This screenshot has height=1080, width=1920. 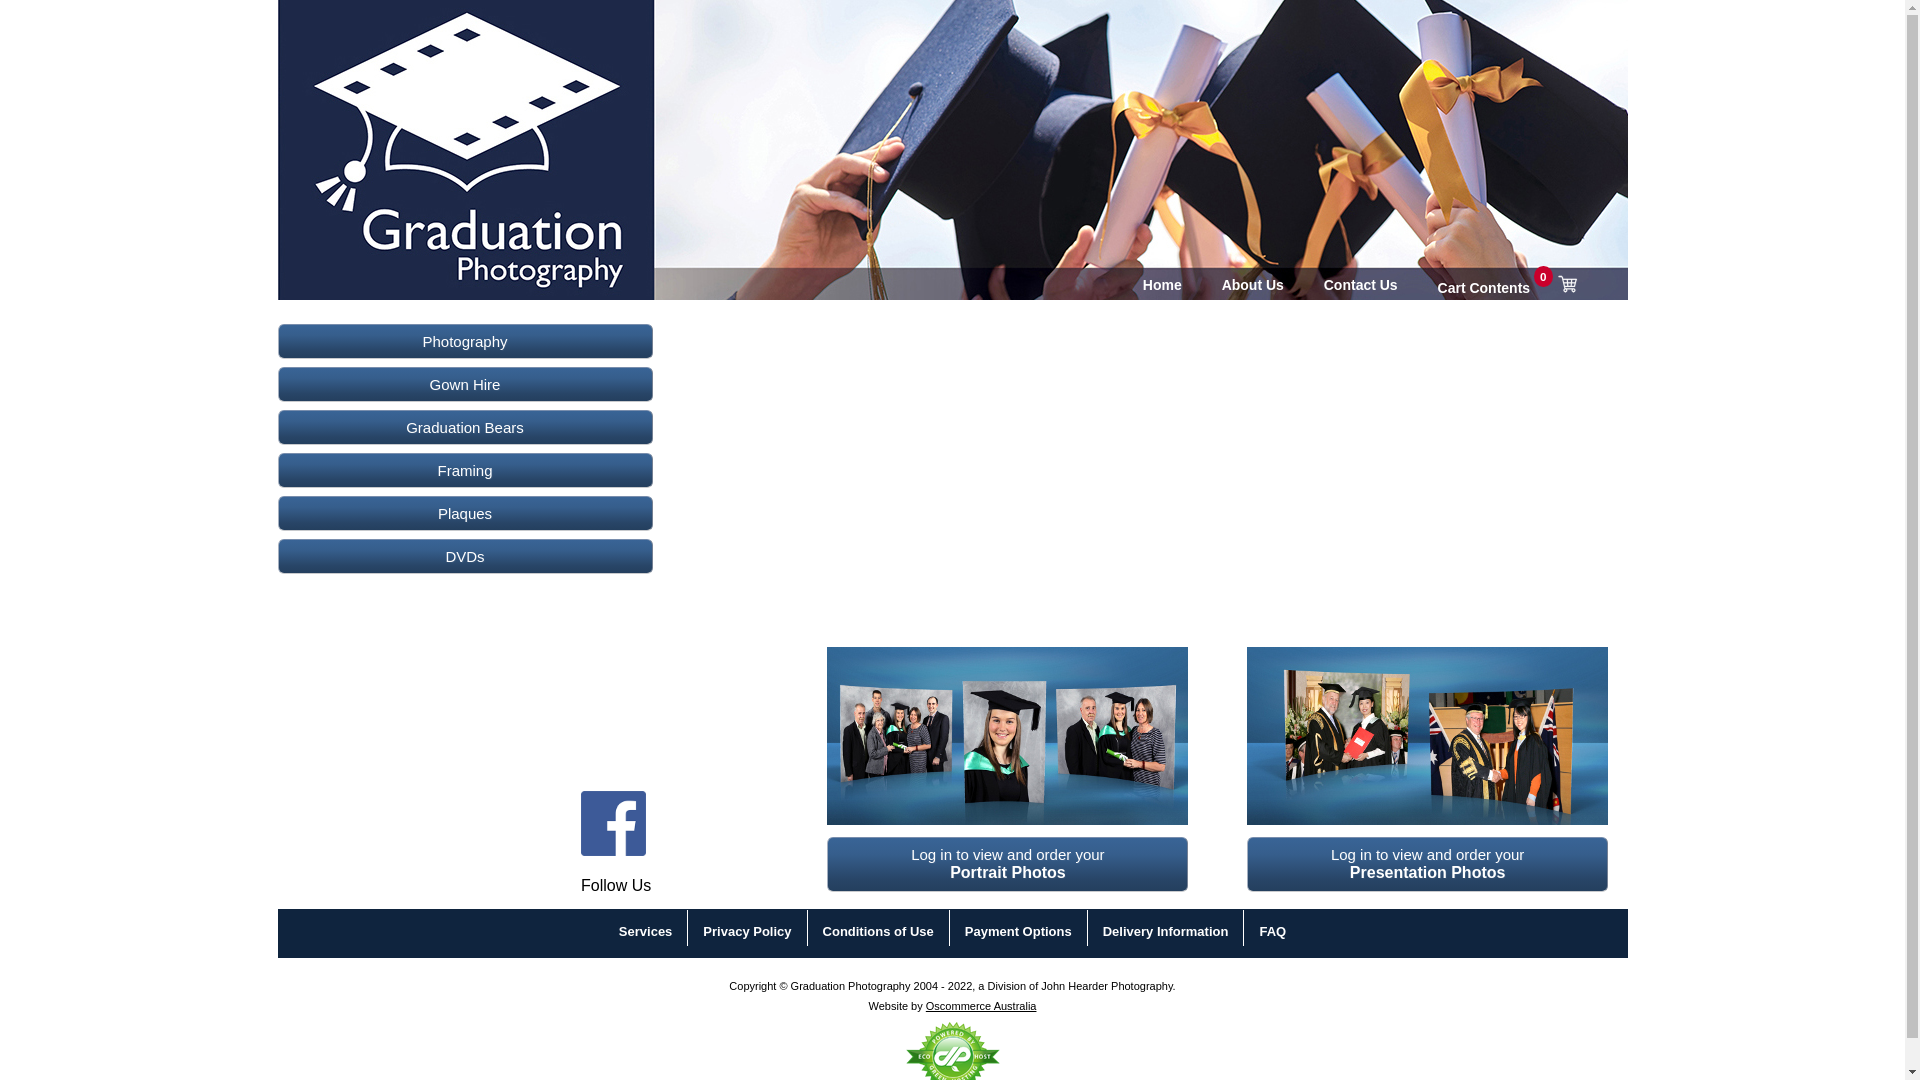 I want to click on 'Gown Hire', so click(x=464, y=384).